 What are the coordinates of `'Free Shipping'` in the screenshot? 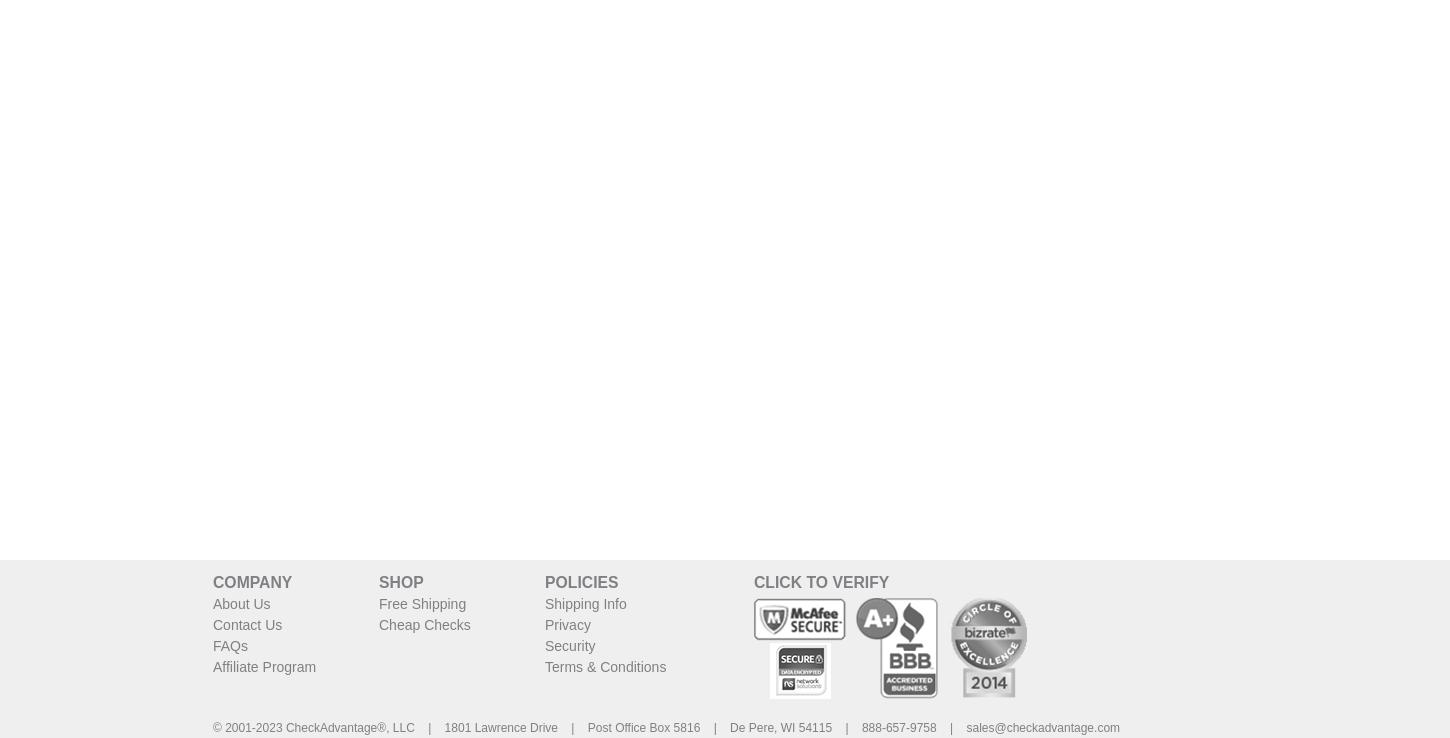 It's located at (421, 602).